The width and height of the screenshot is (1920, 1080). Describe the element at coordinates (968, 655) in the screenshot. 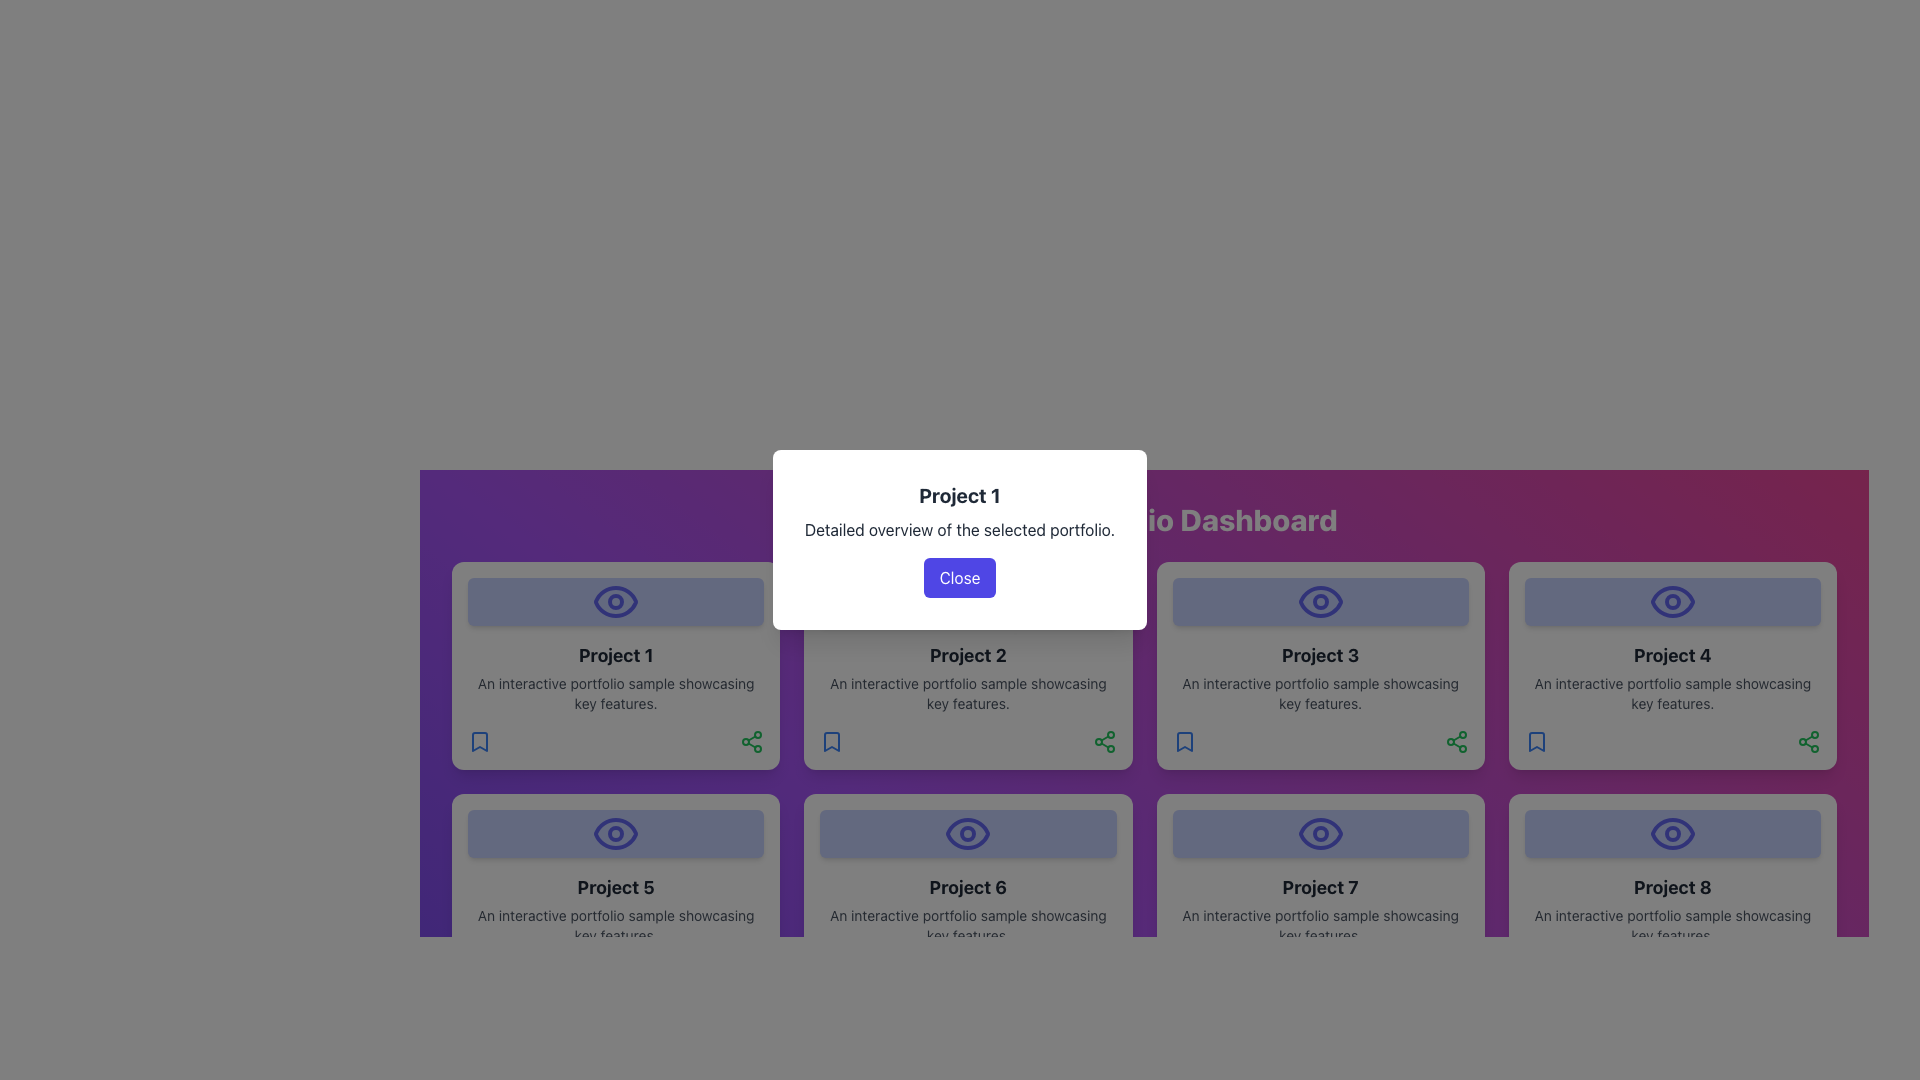

I see `text label that states 'Project 2', which is displayed in bold black text within a card-like structure` at that location.